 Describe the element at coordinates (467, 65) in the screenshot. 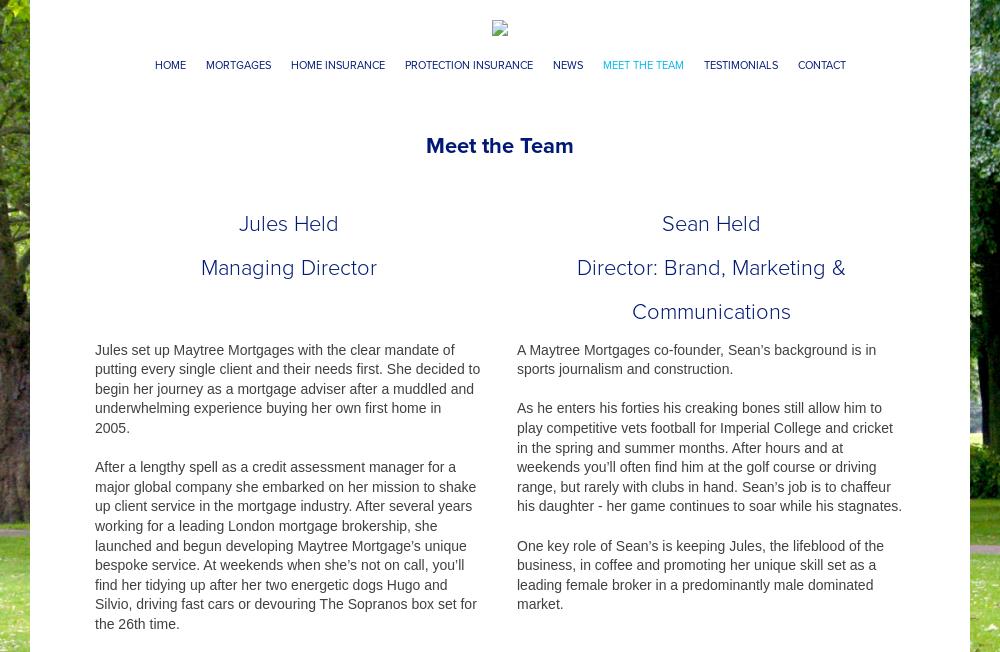

I see `'Protection Insurance'` at that location.